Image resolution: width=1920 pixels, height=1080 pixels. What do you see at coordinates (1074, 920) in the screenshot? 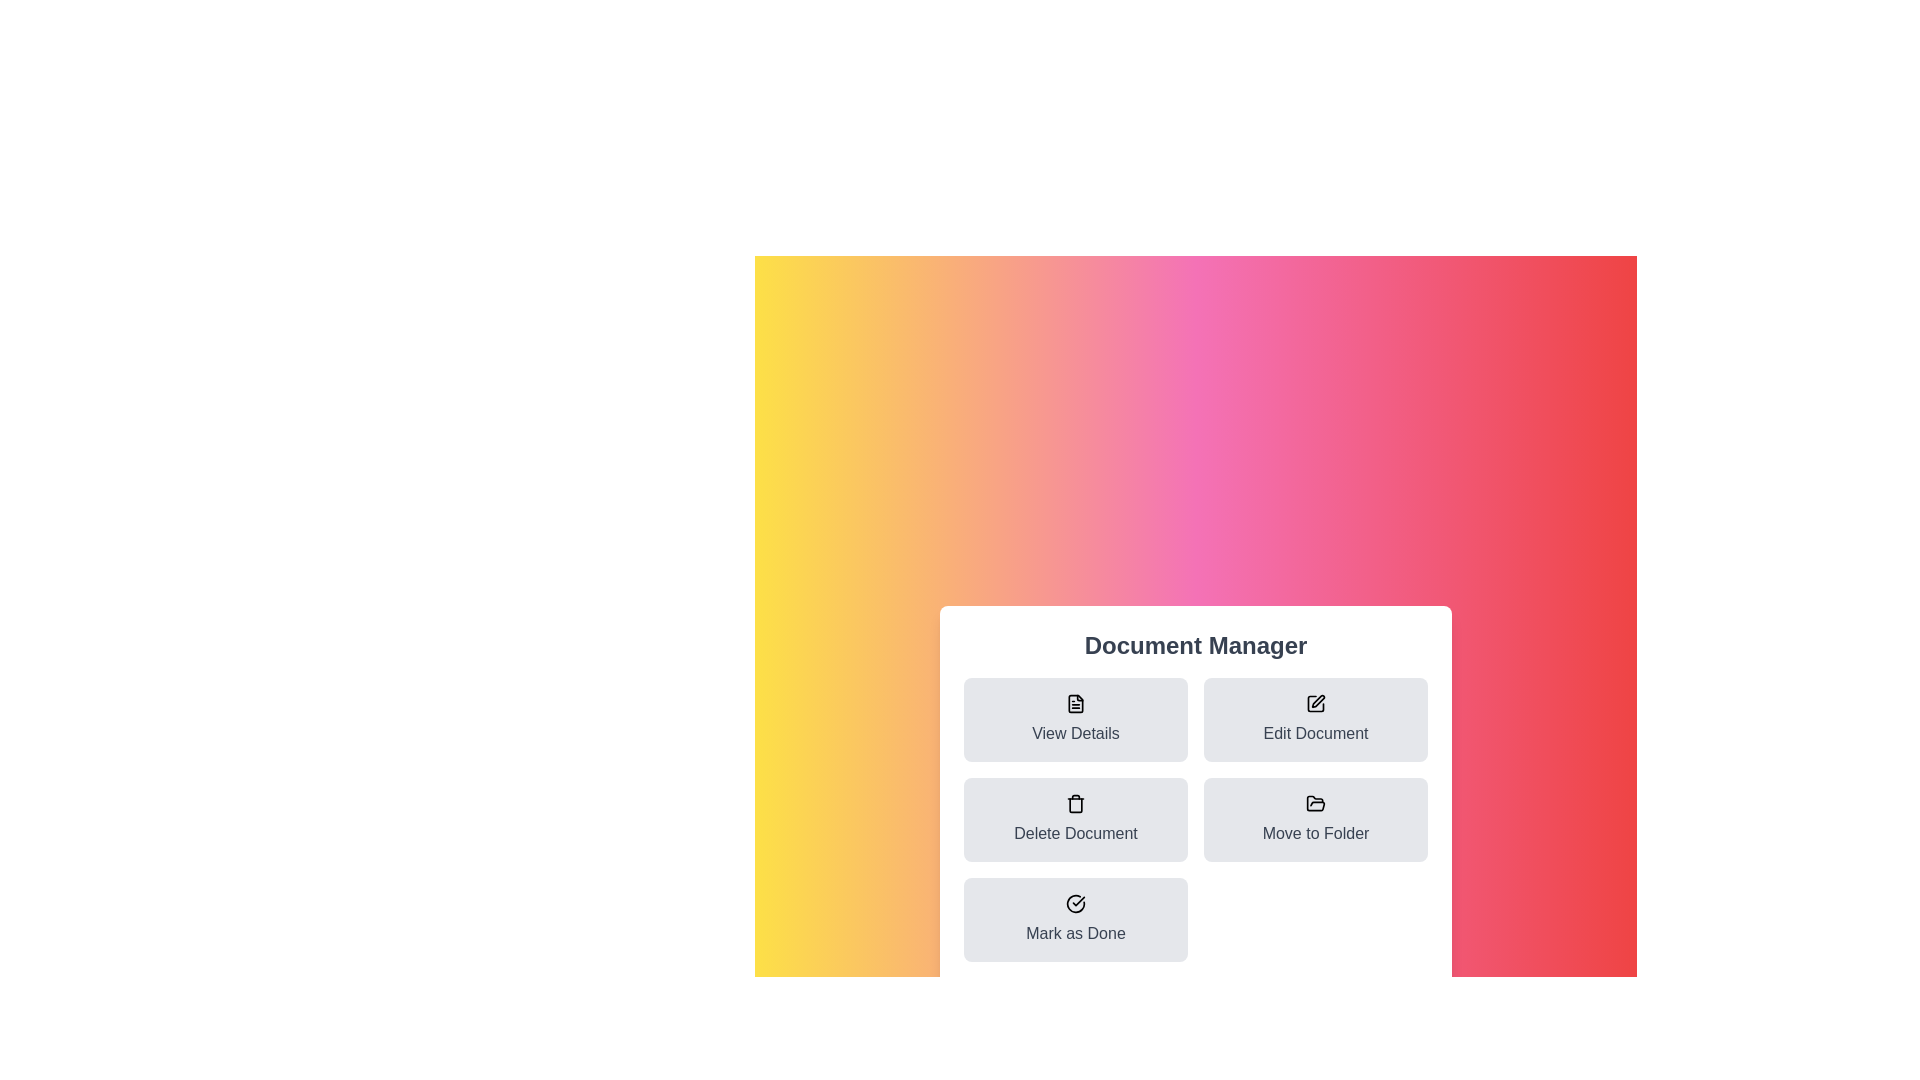
I see `the 'Mark as Done' button to mark the document as completed` at bounding box center [1074, 920].